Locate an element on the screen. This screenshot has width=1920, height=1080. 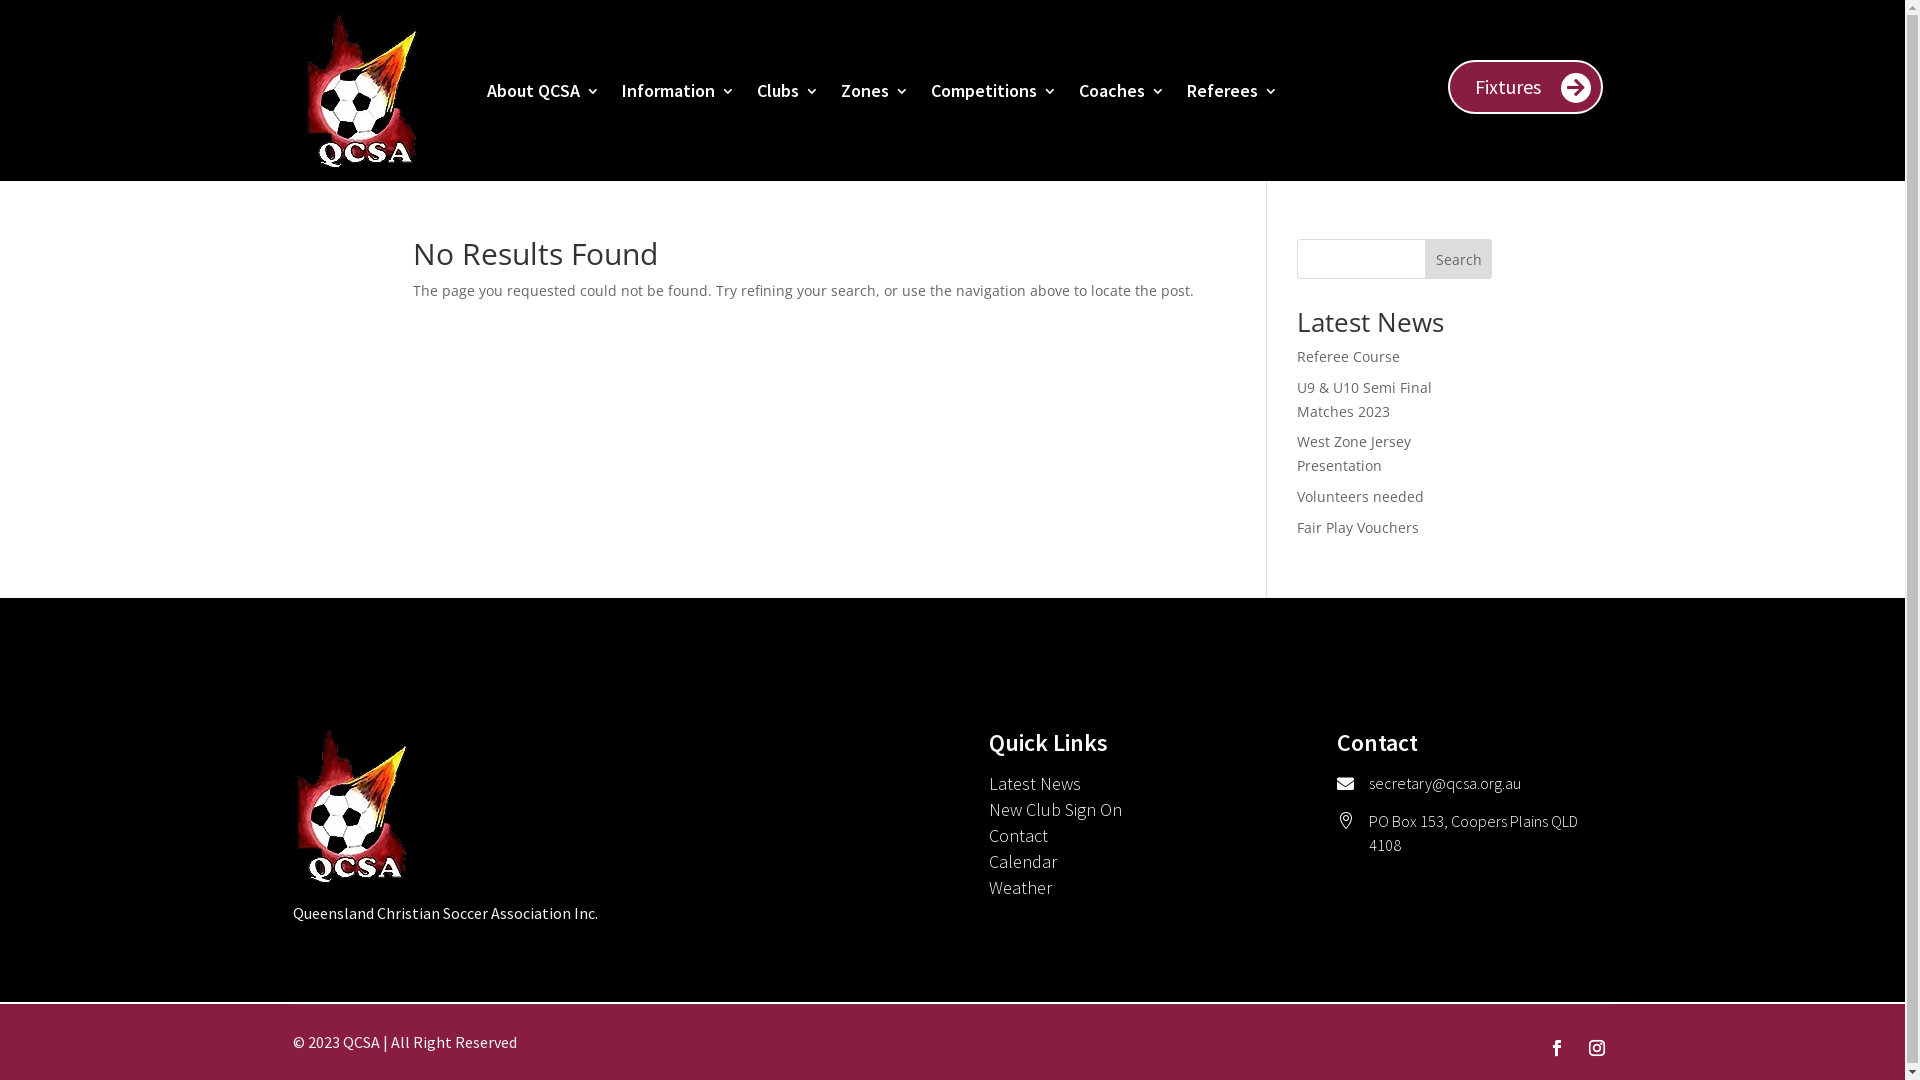
'Follow on Facebook' is located at coordinates (1554, 1047).